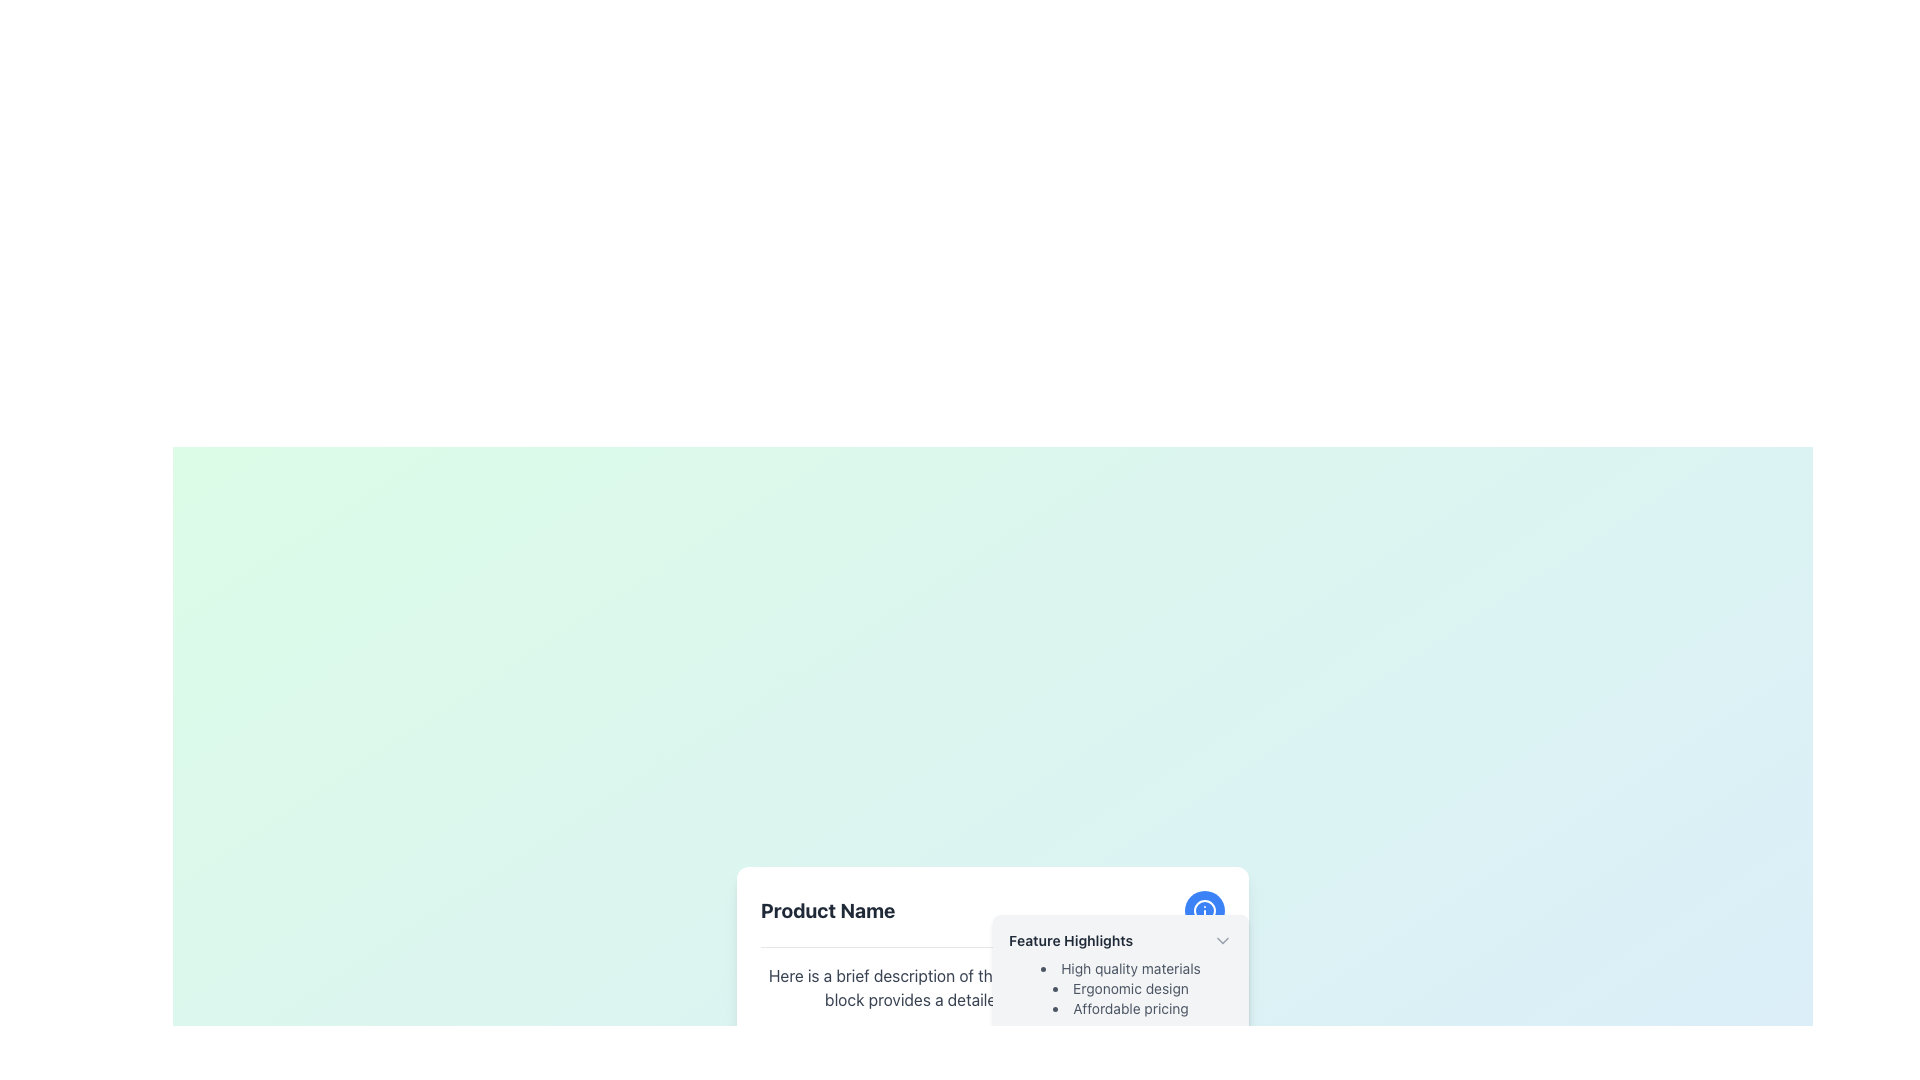 The image size is (1920, 1080). I want to click on textual content of the unordered list element that contains 'High quality materials,' 'Ergonomic design,' and 'Affordable pricing.' This list is styled with a small gray font and is located beneath the text 'Feature Highlights.', so click(1121, 986).